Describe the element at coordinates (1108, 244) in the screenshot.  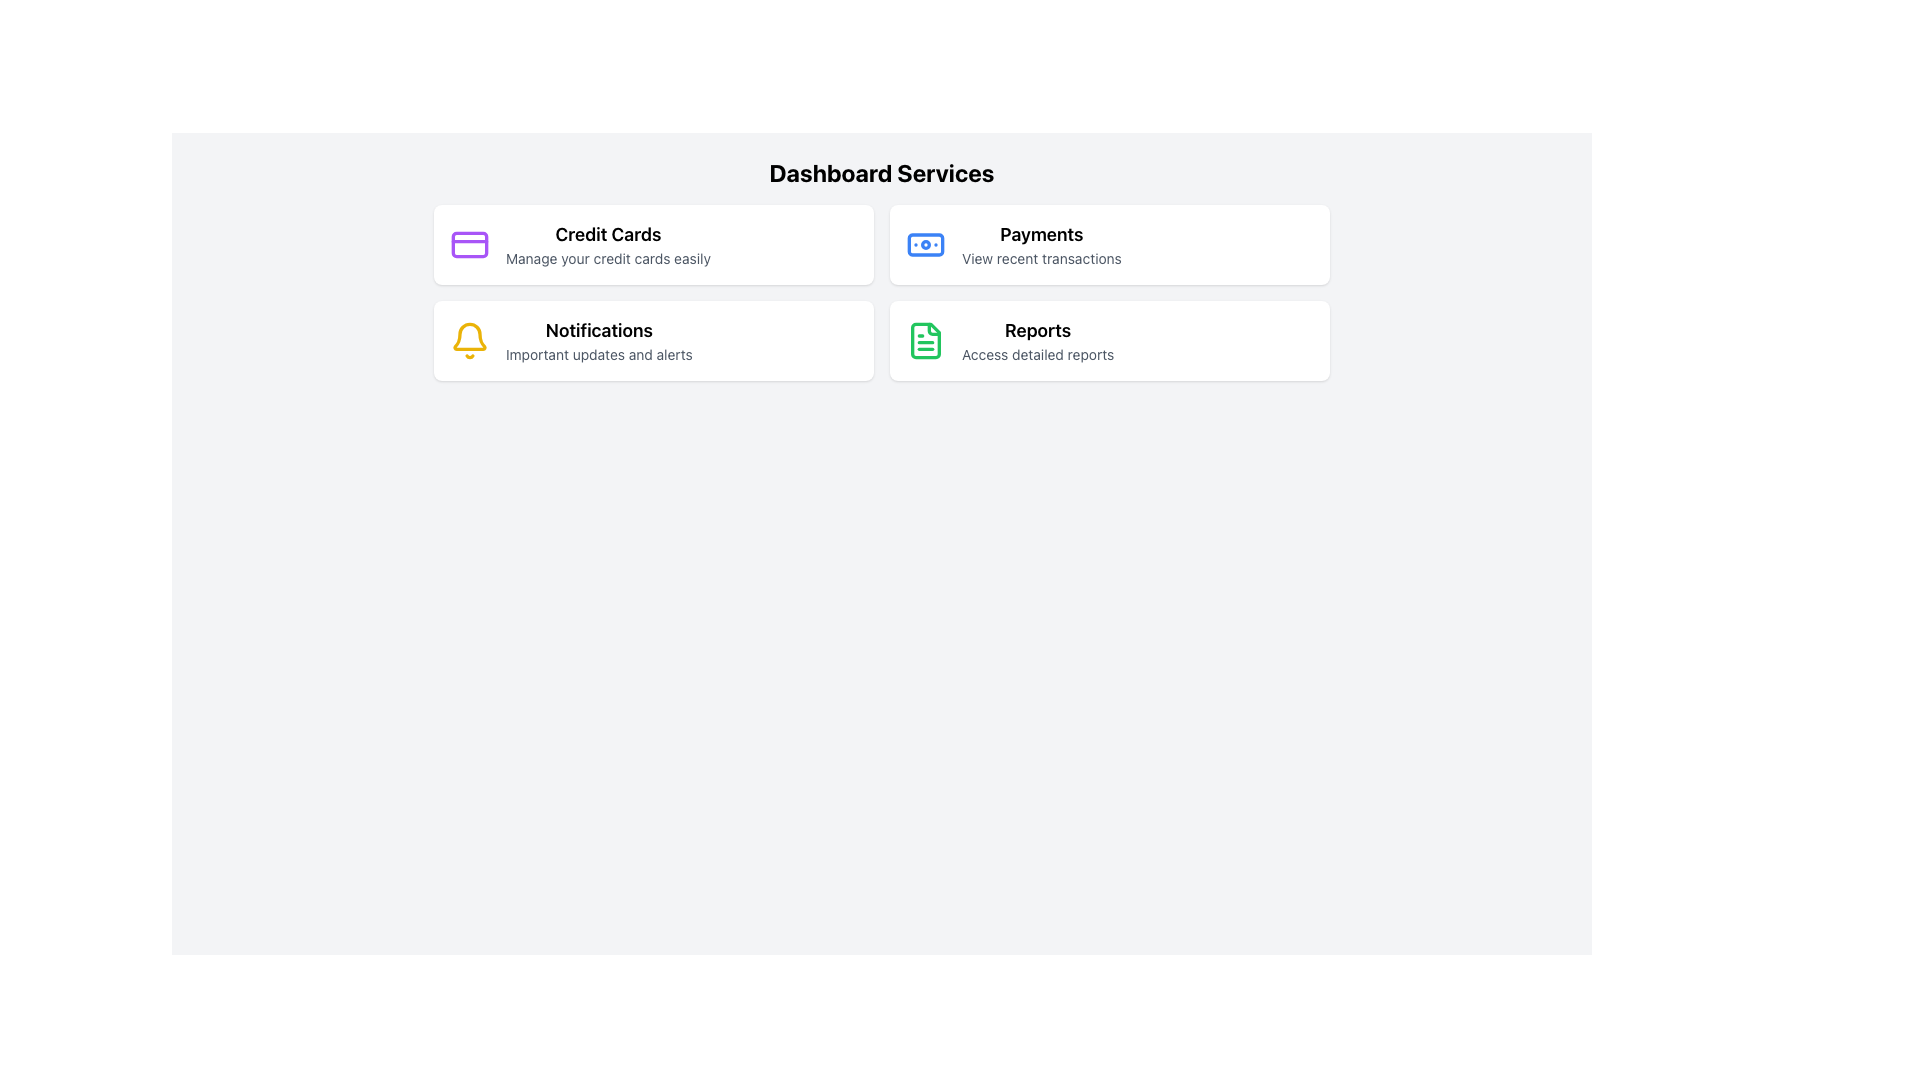
I see `the clickable card located in the second column of the top row` at that location.